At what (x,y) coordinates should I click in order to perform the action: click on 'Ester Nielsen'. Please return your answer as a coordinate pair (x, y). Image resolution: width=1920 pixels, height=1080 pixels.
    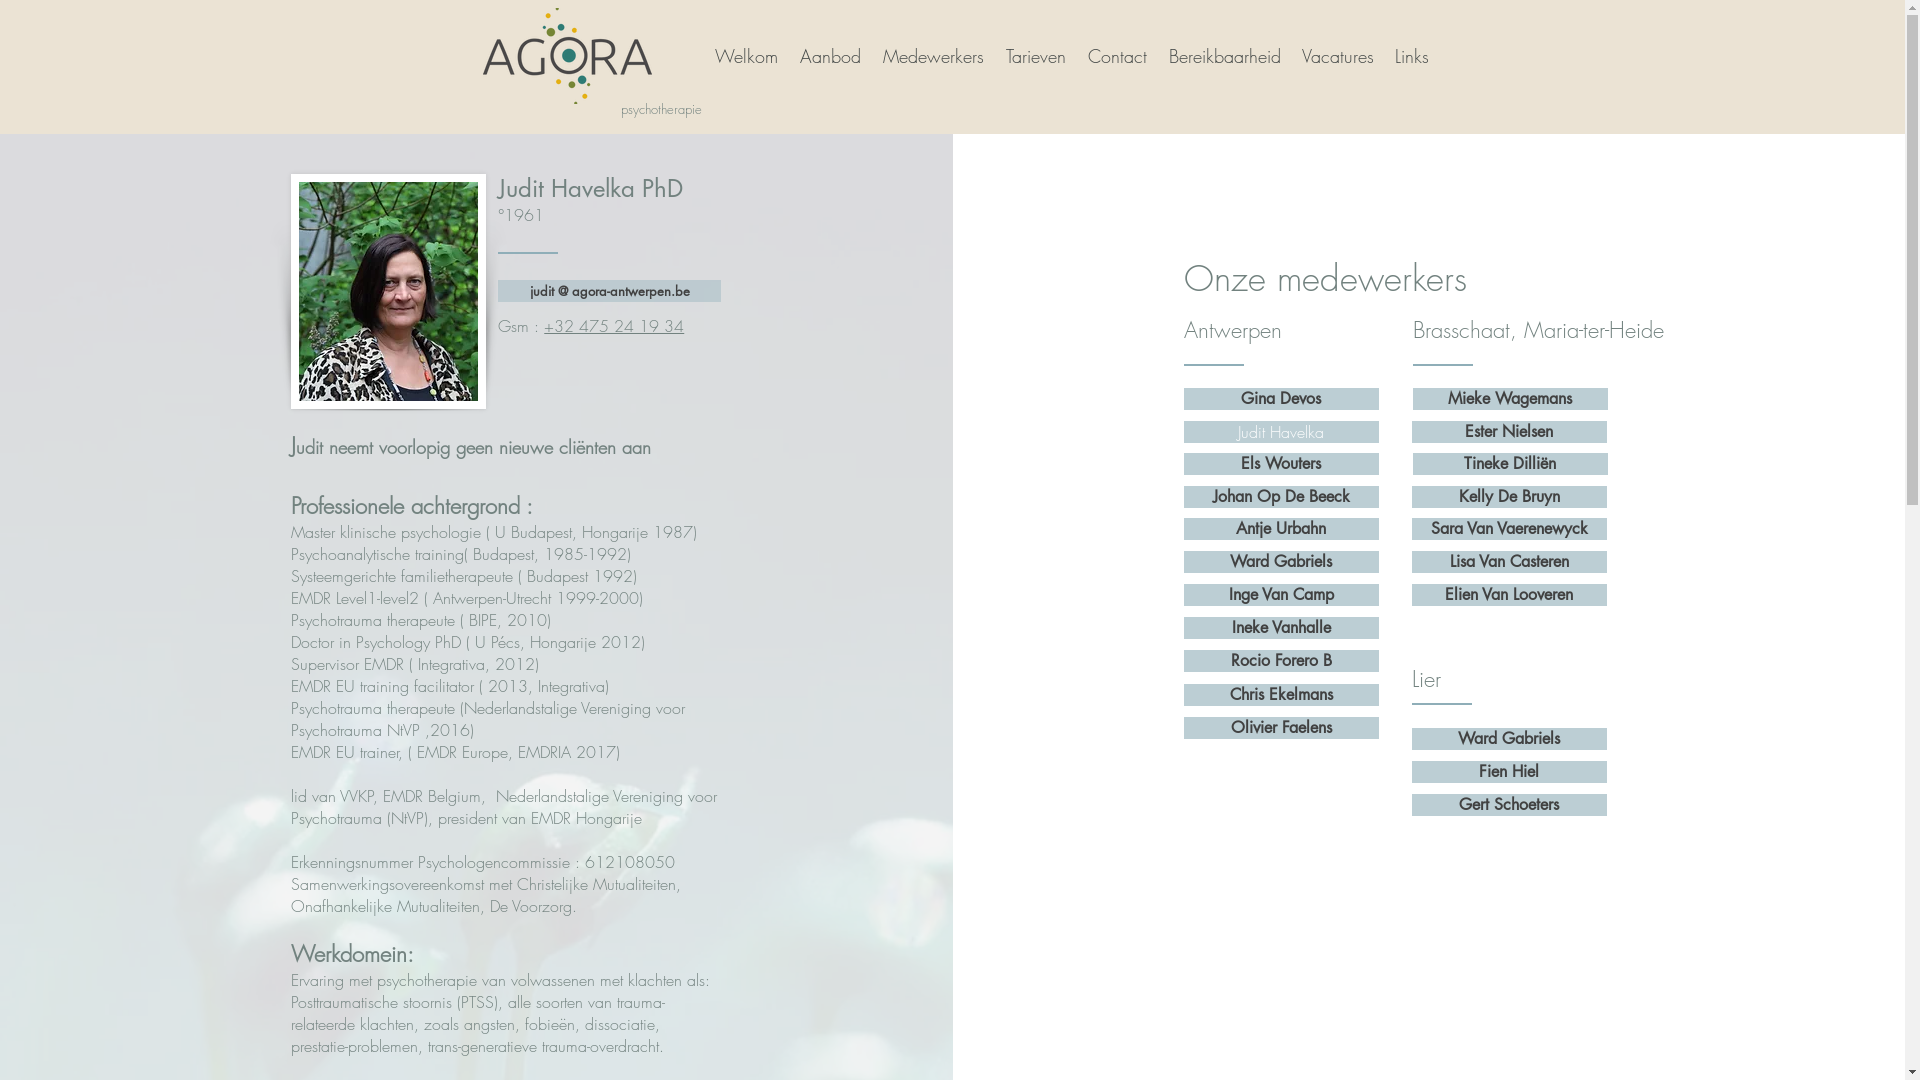
    Looking at the image, I should click on (1509, 431).